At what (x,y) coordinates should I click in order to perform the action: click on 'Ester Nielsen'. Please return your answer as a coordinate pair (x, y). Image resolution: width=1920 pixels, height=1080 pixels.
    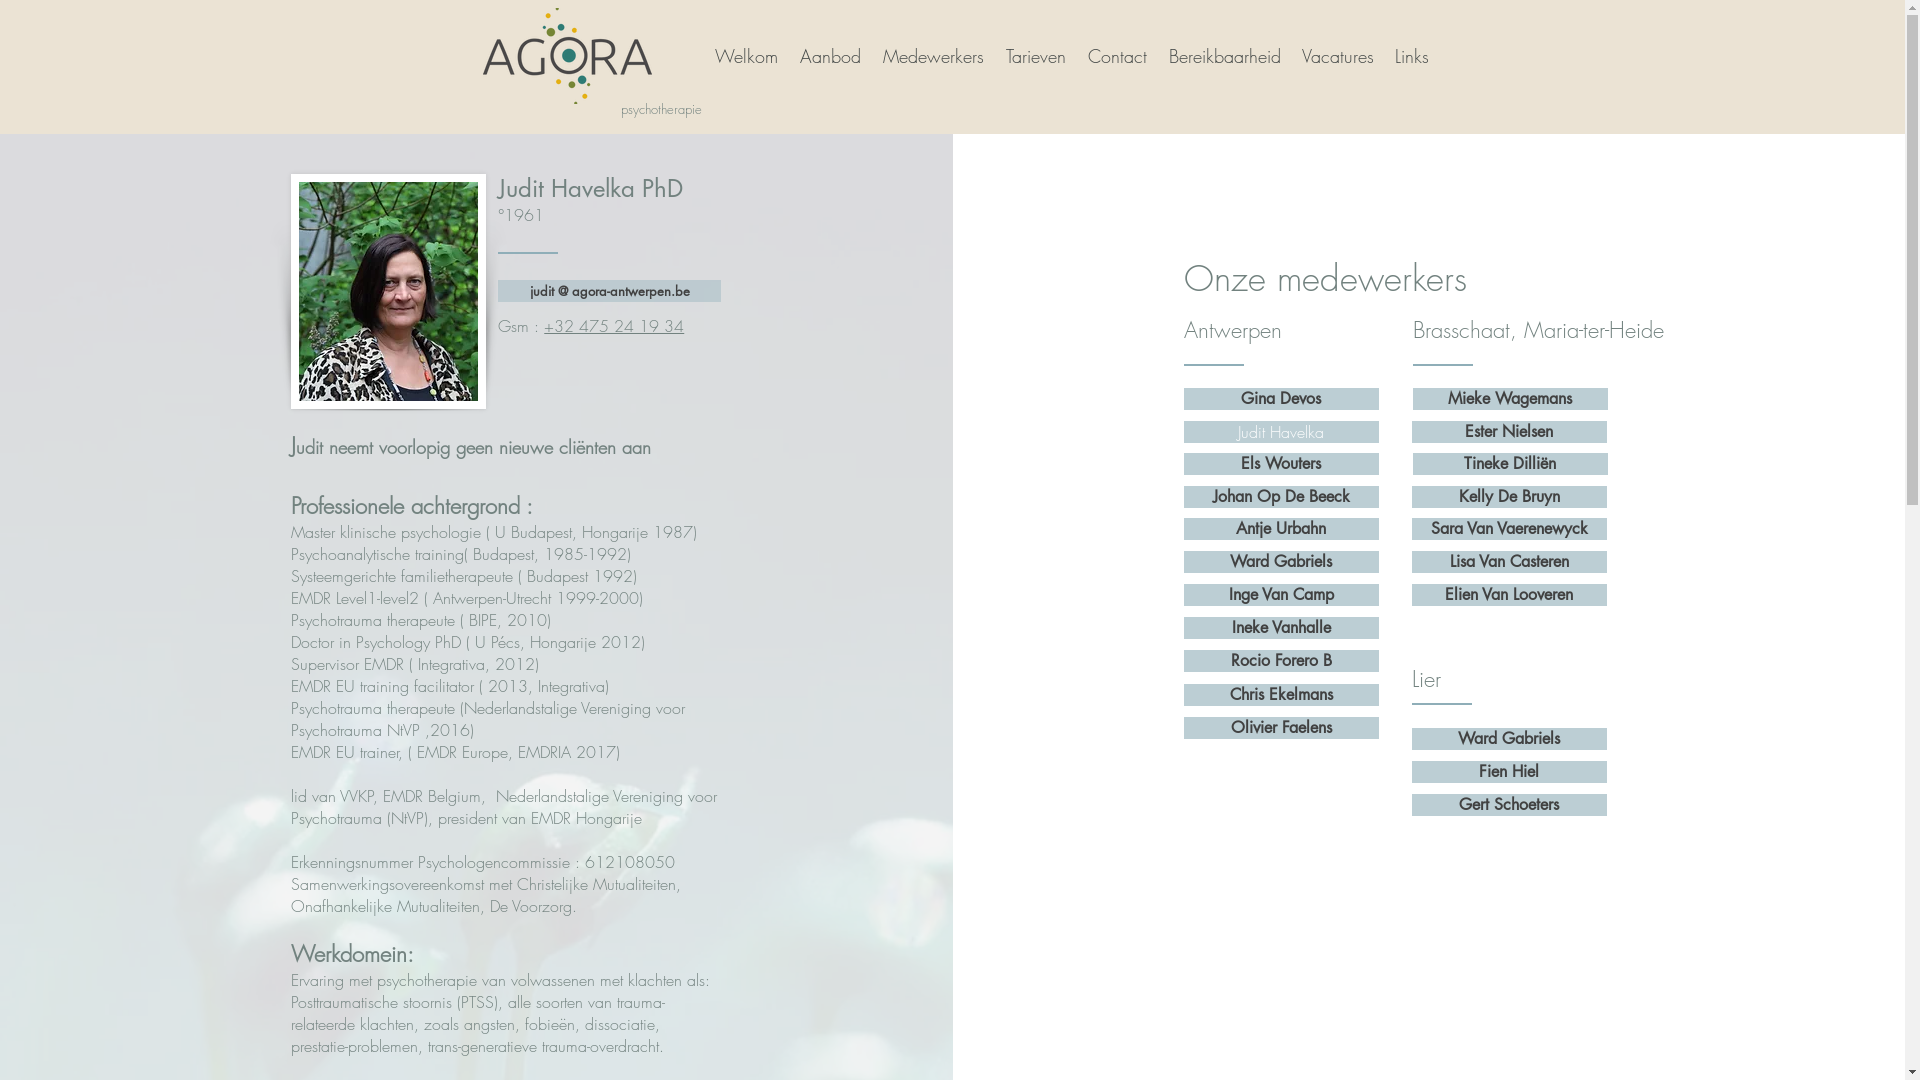
    Looking at the image, I should click on (1509, 431).